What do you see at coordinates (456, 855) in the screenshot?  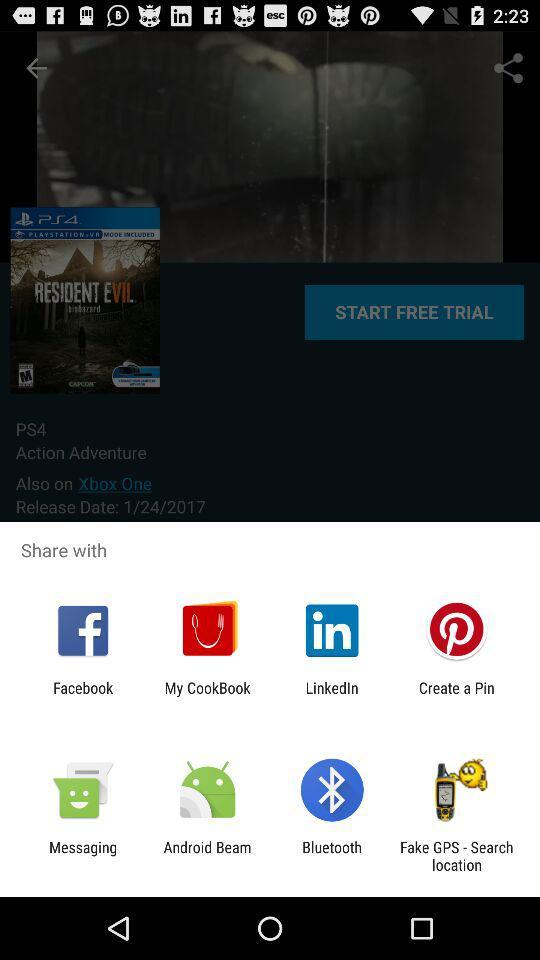 I see `item to the right of bluetooth` at bounding box center [456, 855].